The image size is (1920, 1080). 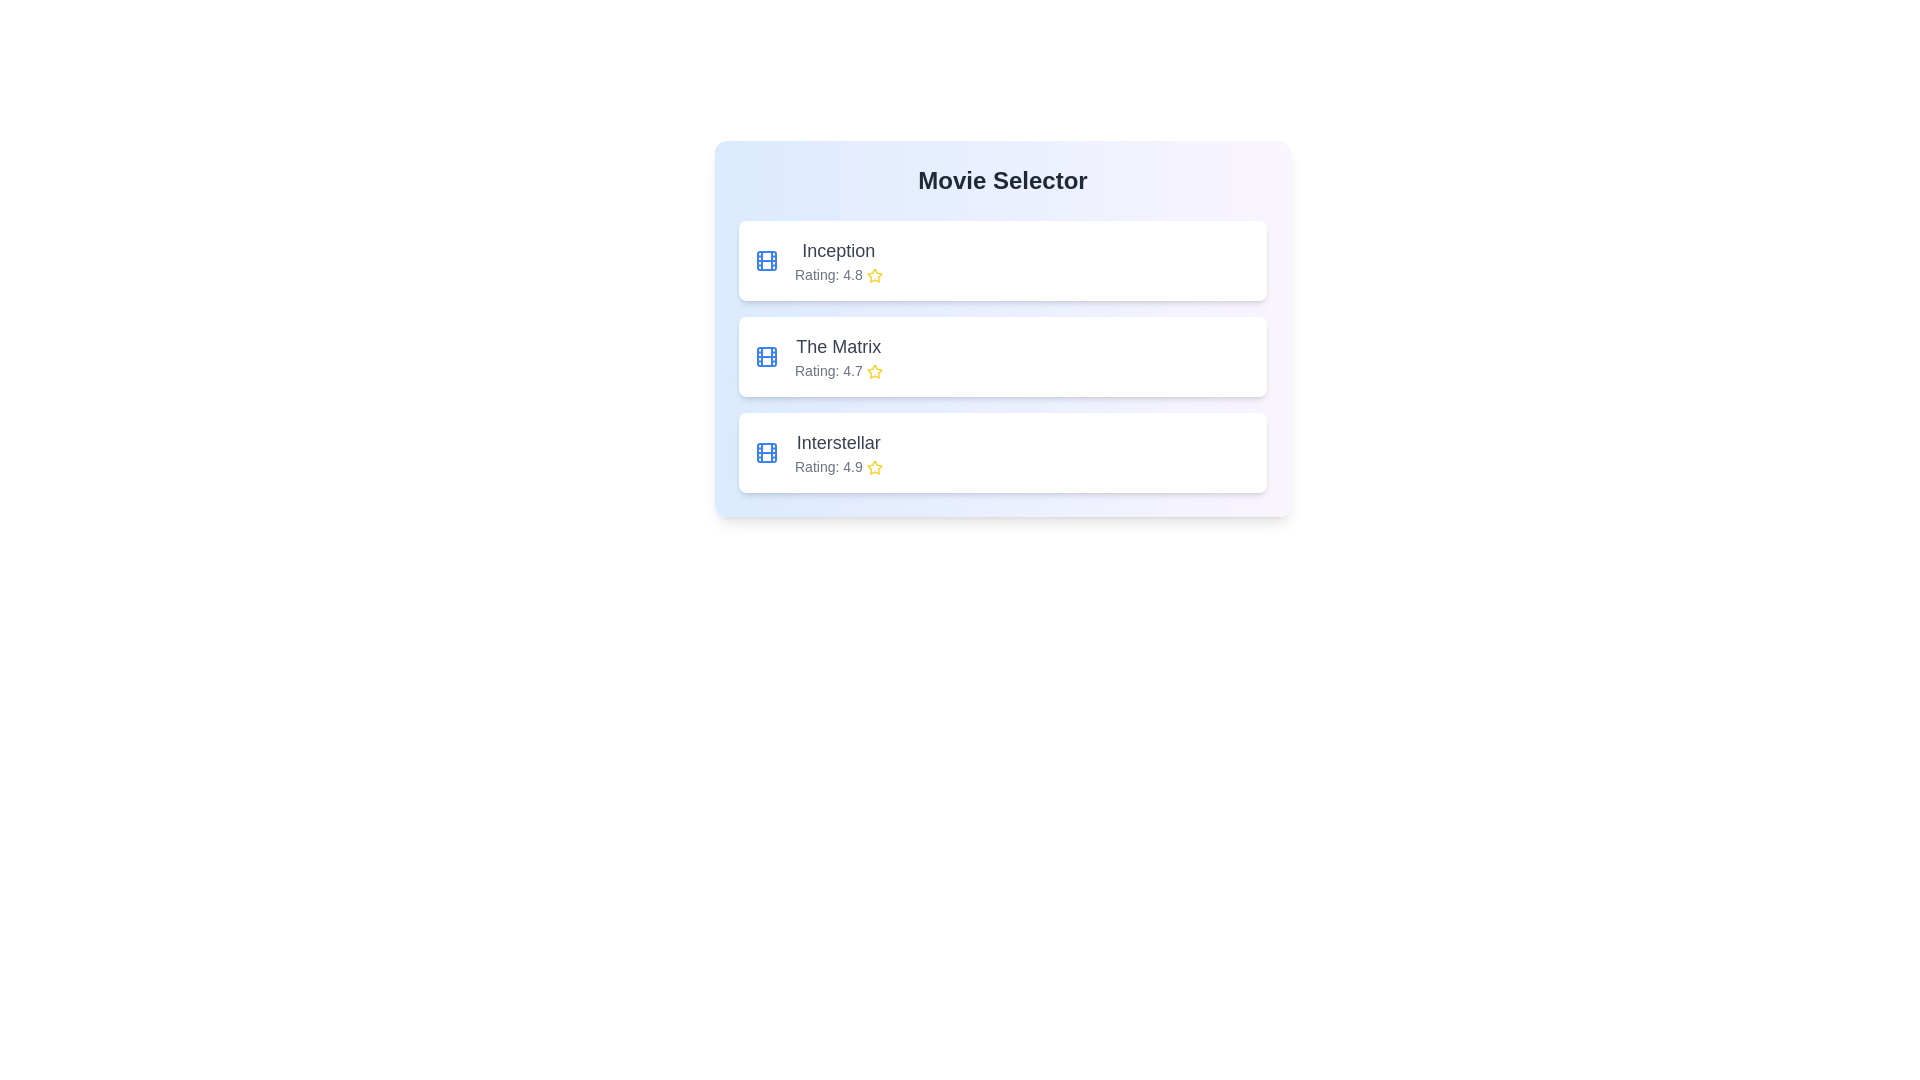 I want to click on the movie titled The Matrix from the list, so click(x=1003, y=356).